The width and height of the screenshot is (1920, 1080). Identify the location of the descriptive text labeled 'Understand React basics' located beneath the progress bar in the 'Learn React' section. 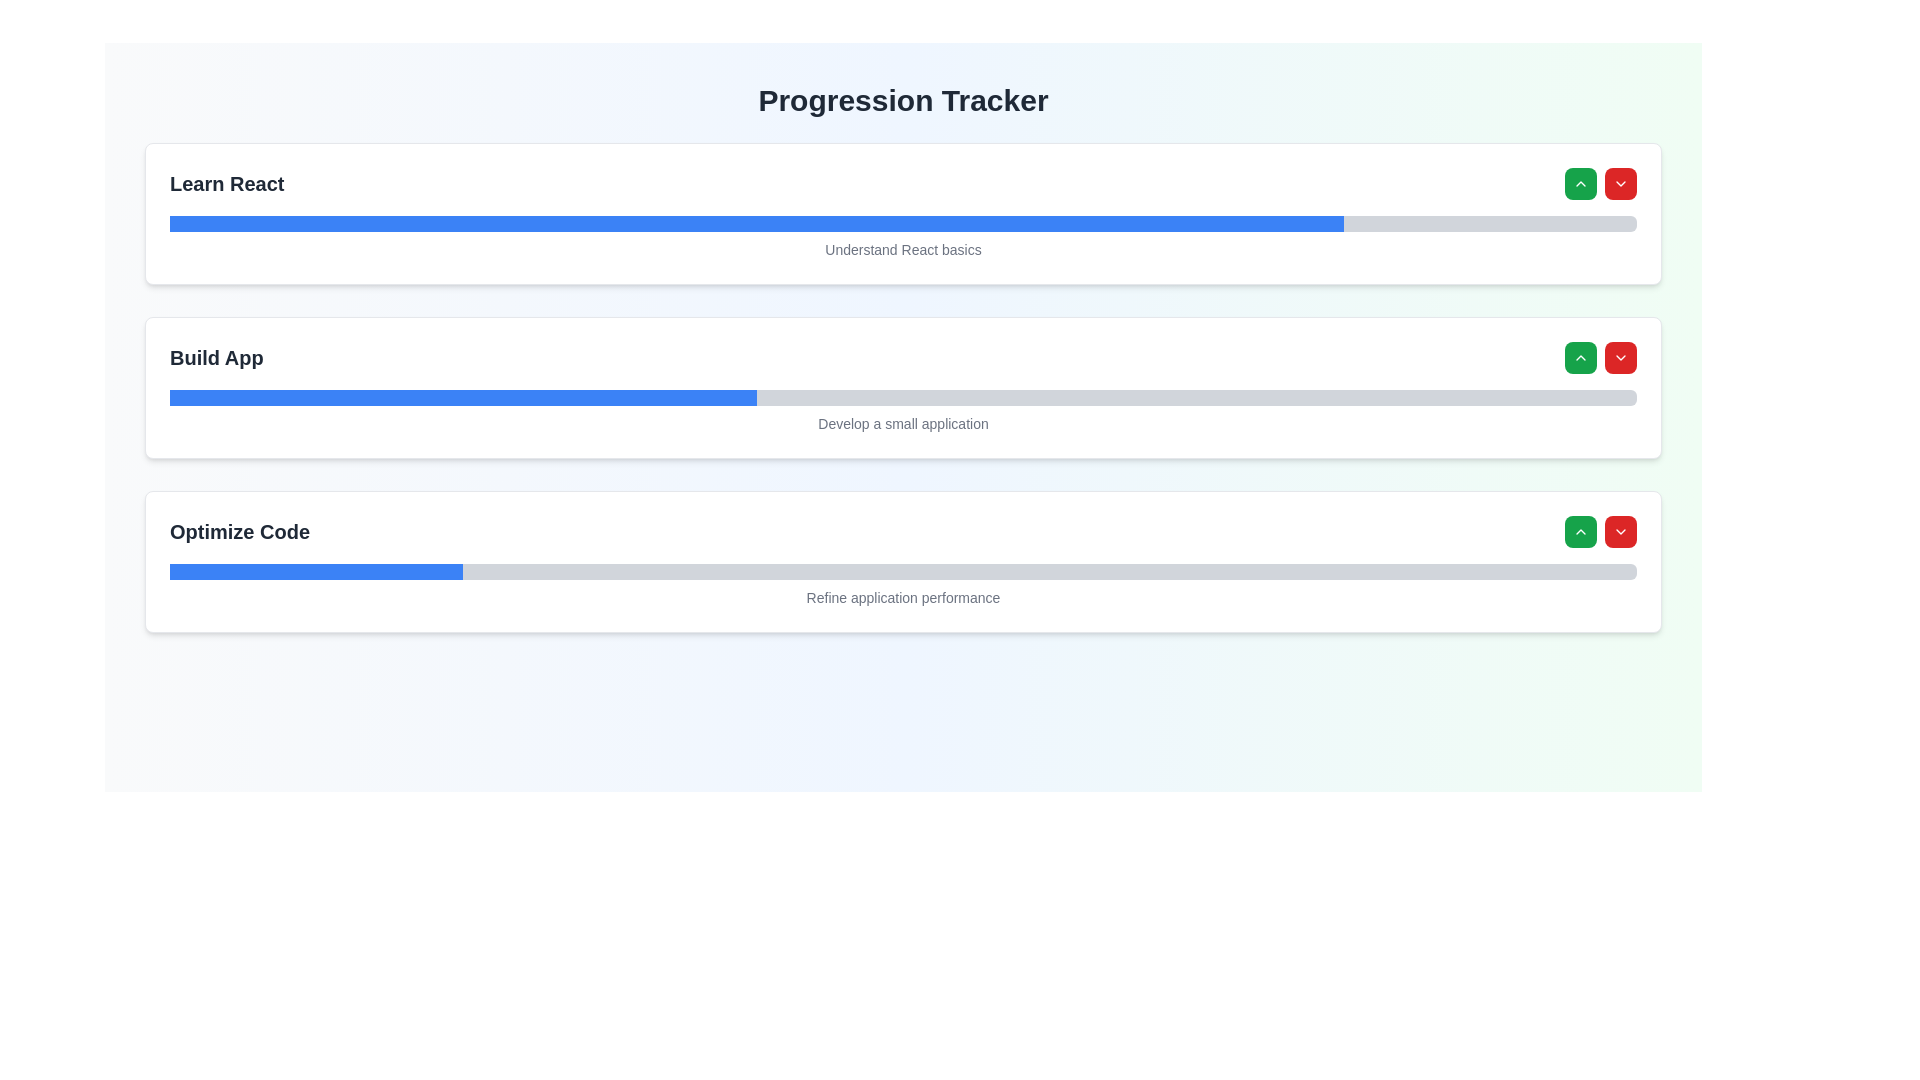
(902, 245).